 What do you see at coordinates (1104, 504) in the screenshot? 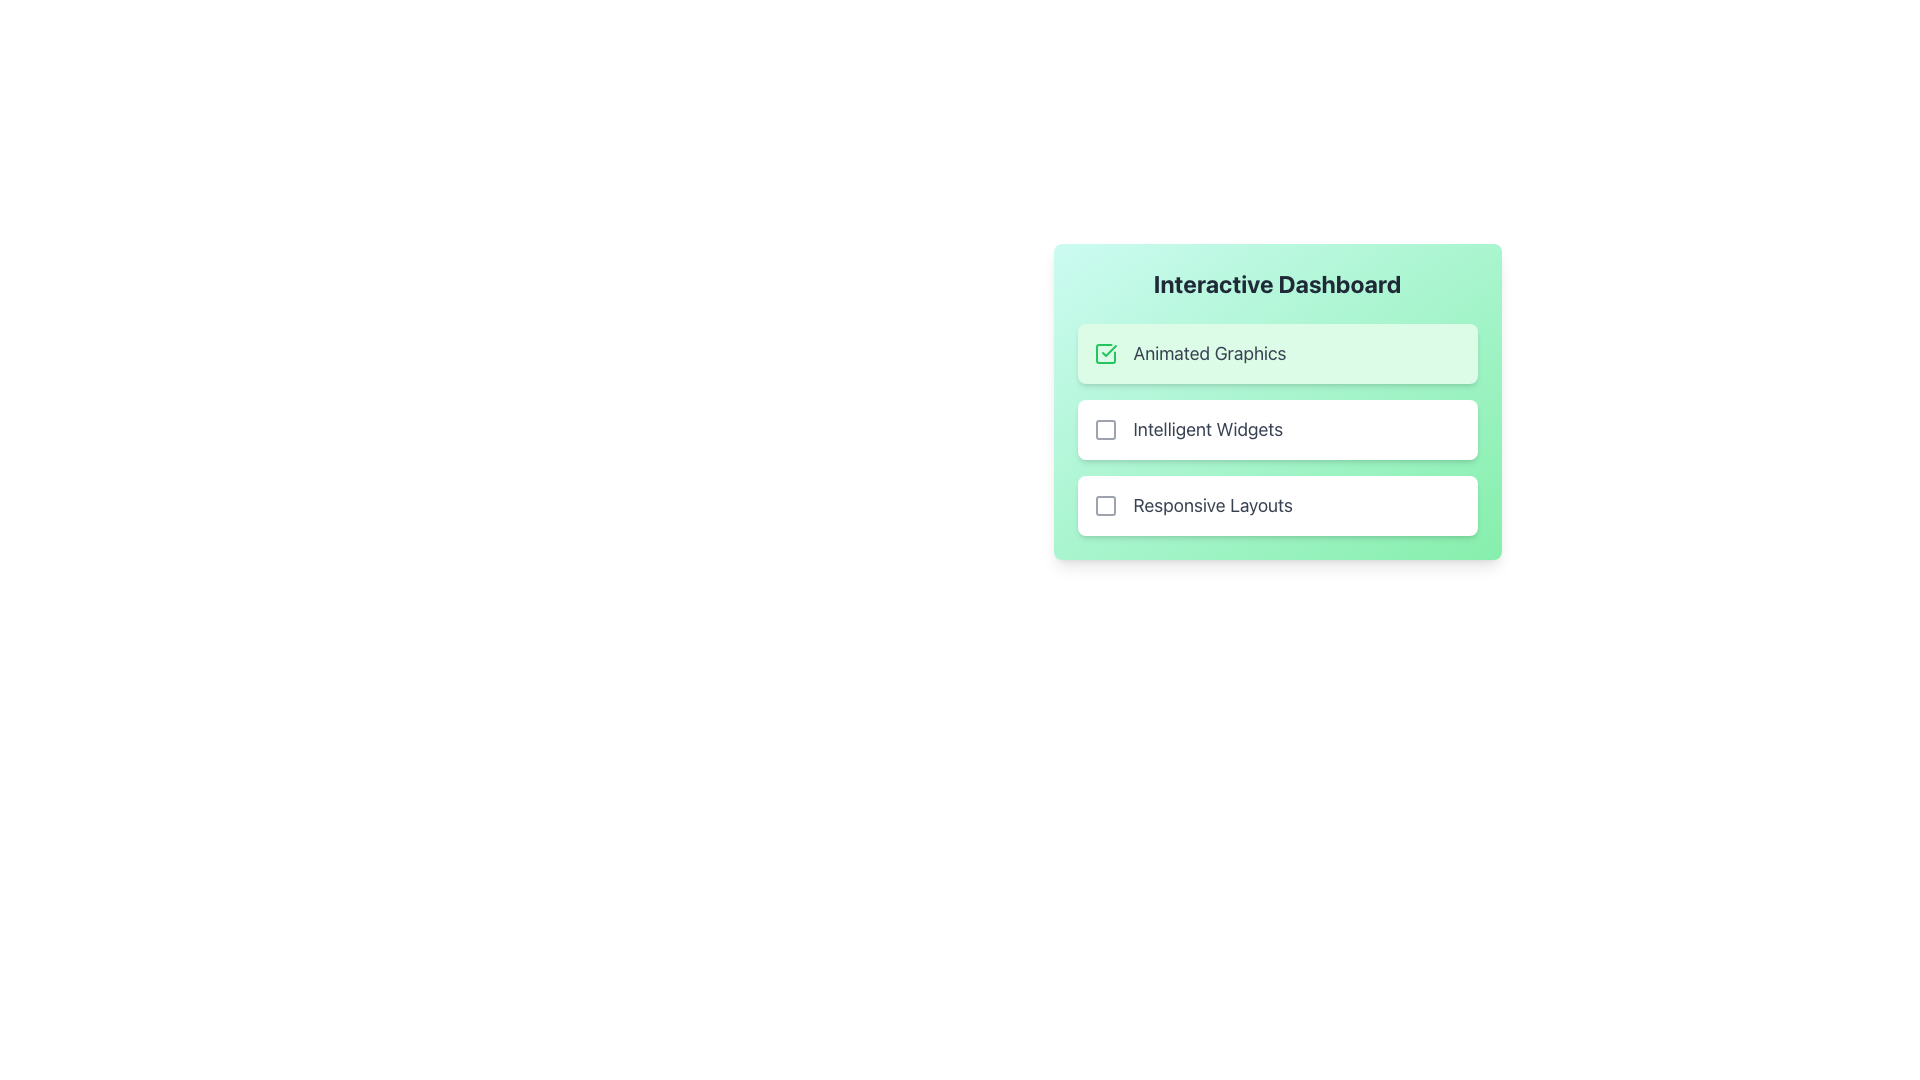
I see `the unselected Checkbox next to the 'Responsive Layouts' text` at bounding box center [1104, 504].